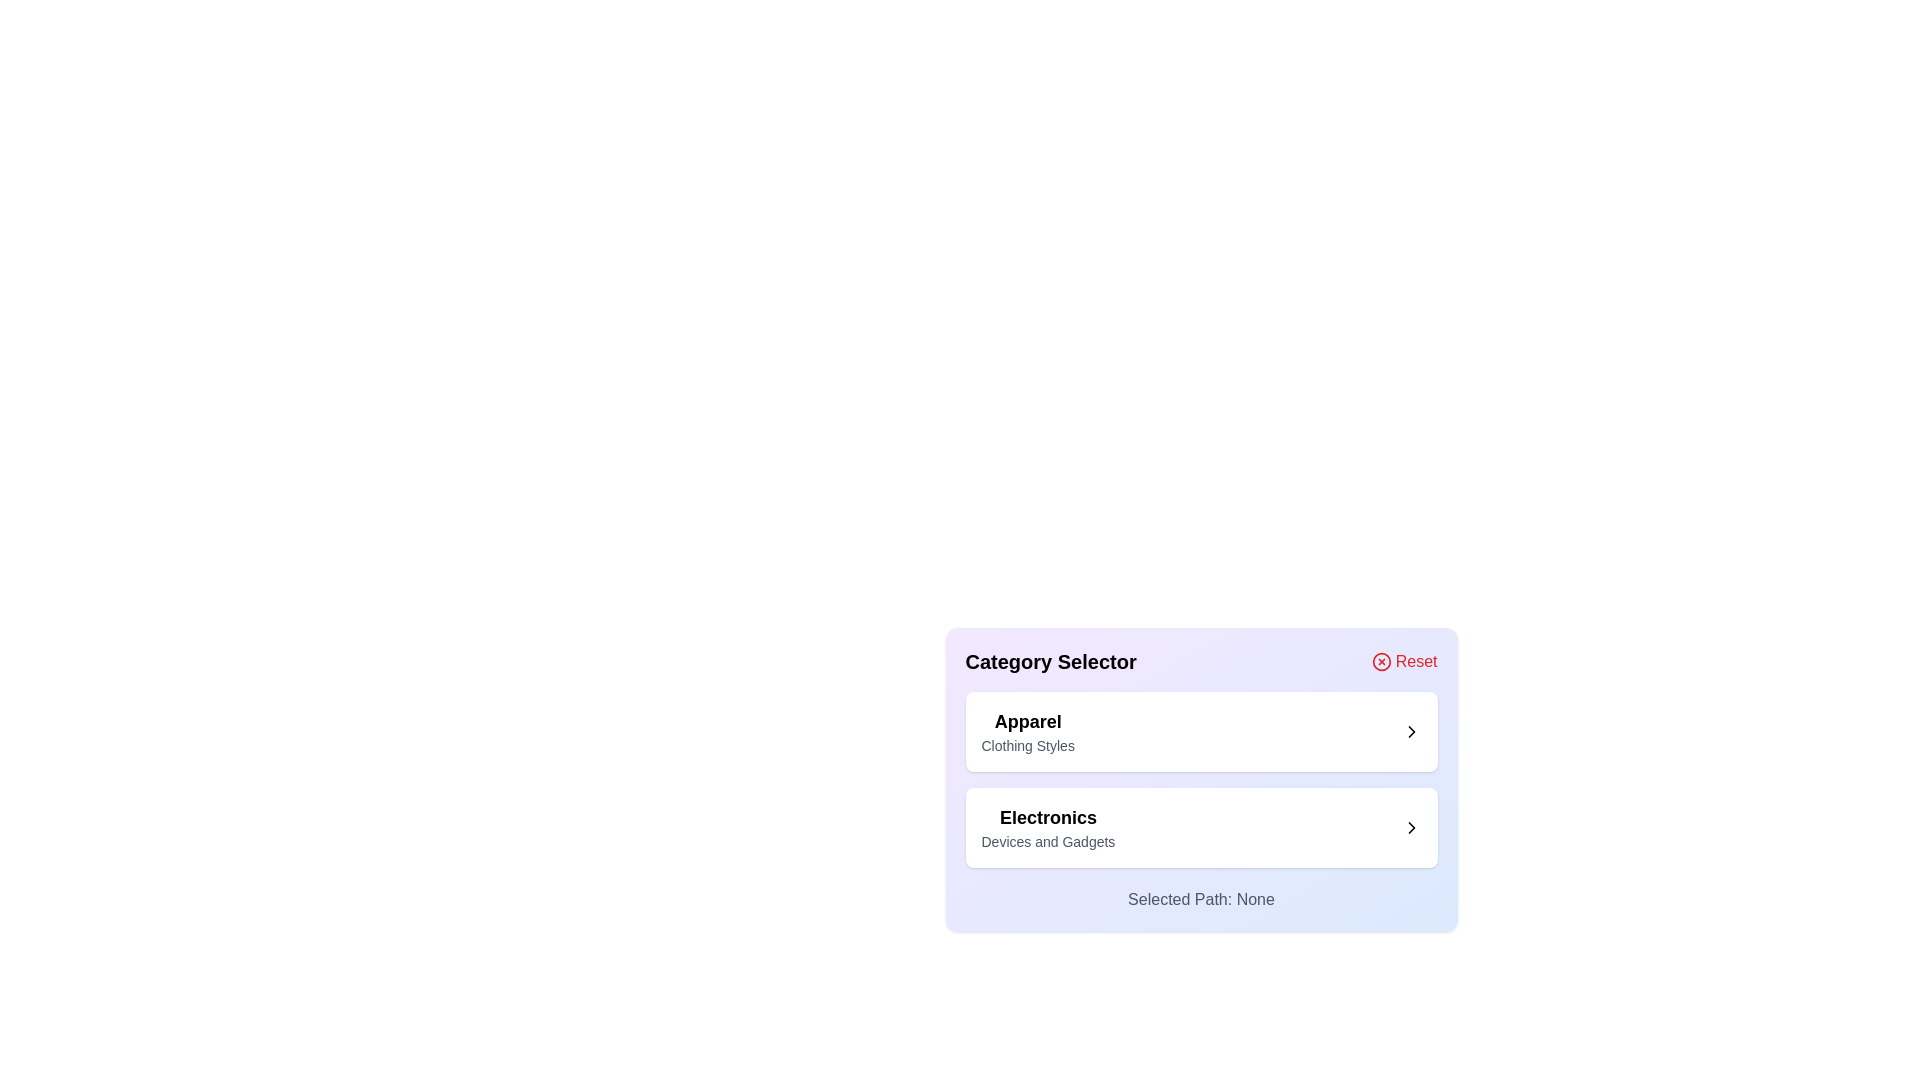  What do you see at coordinates (1200, 732) in the screenshot?
I see `the 'Apparel' navigation item located in the 'Category Selector' card` at bounding box center [1200, 732].